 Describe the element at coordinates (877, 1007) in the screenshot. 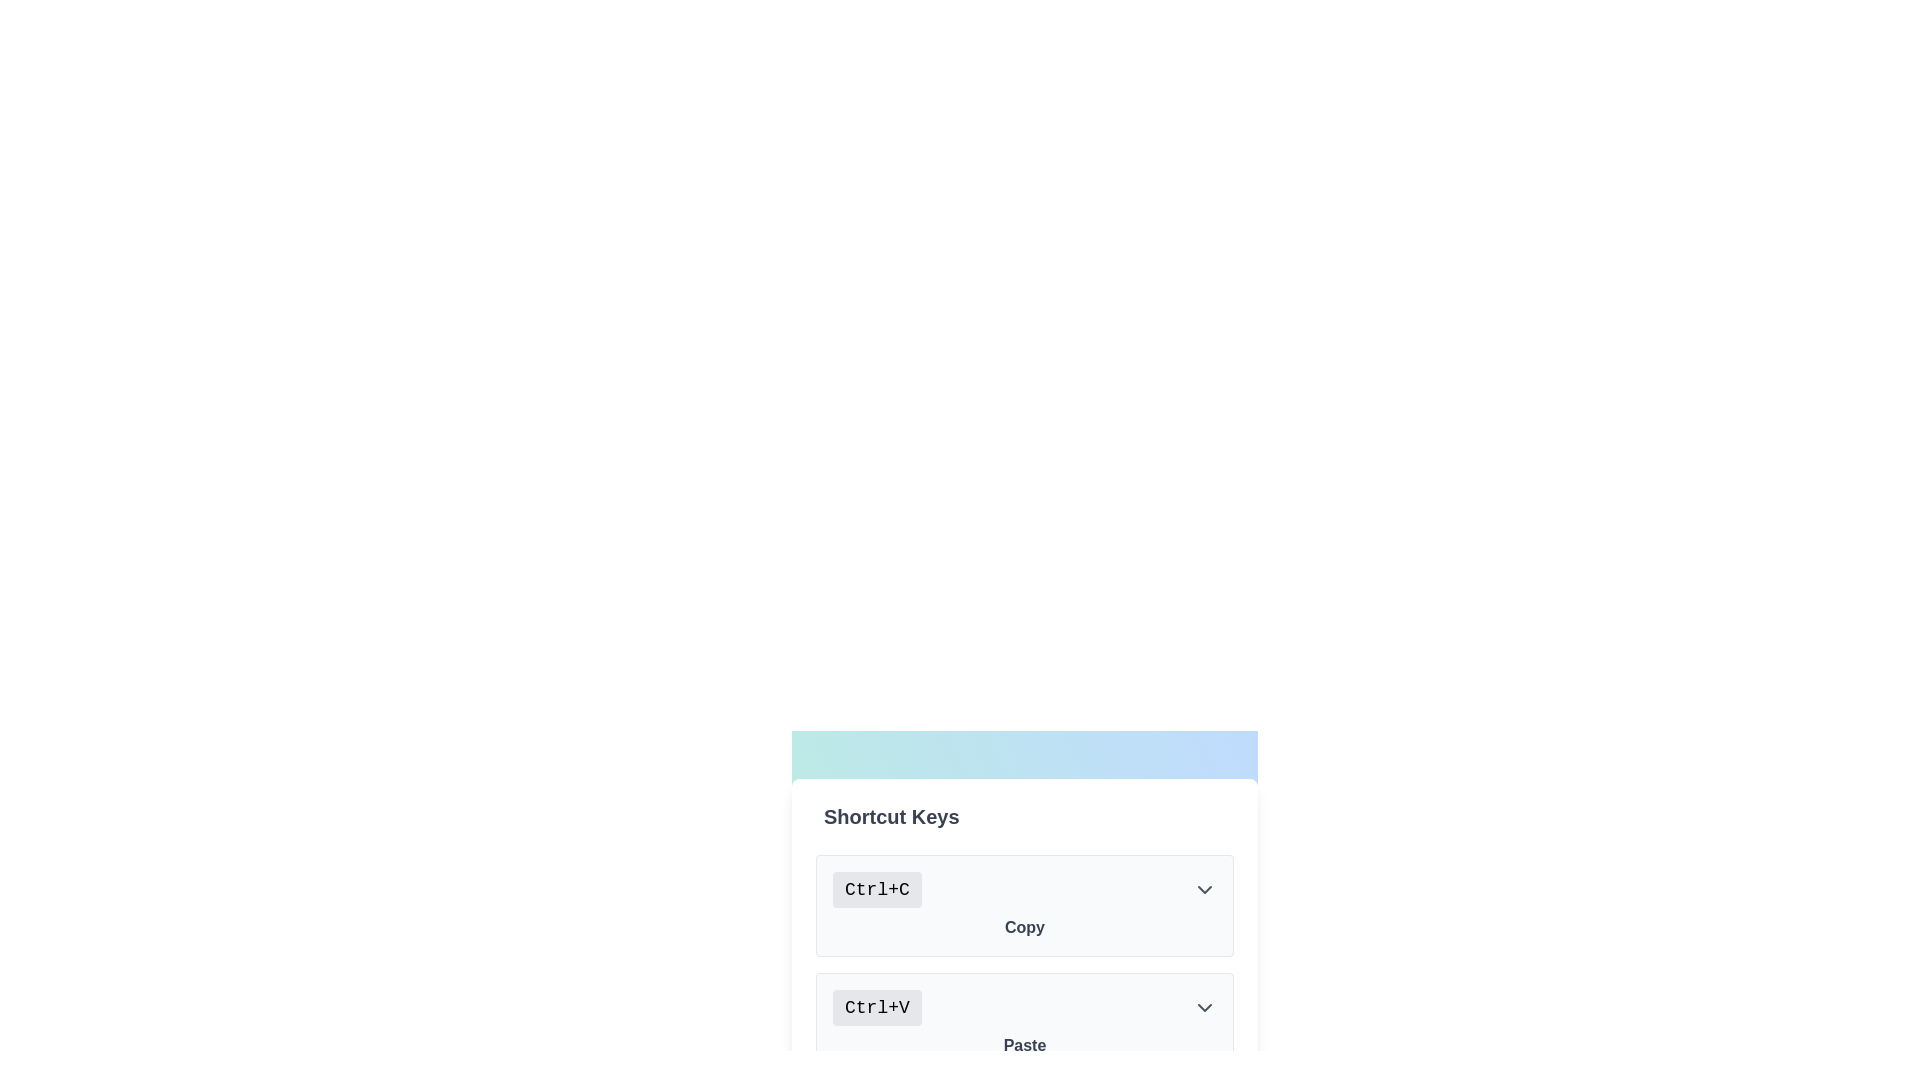

I see `text of the Text Label indicating the keyboard shortcut 'Ctrl+V', which is located in the 'Shortcut Keys' section below 'Ctrl+C'` at that location.